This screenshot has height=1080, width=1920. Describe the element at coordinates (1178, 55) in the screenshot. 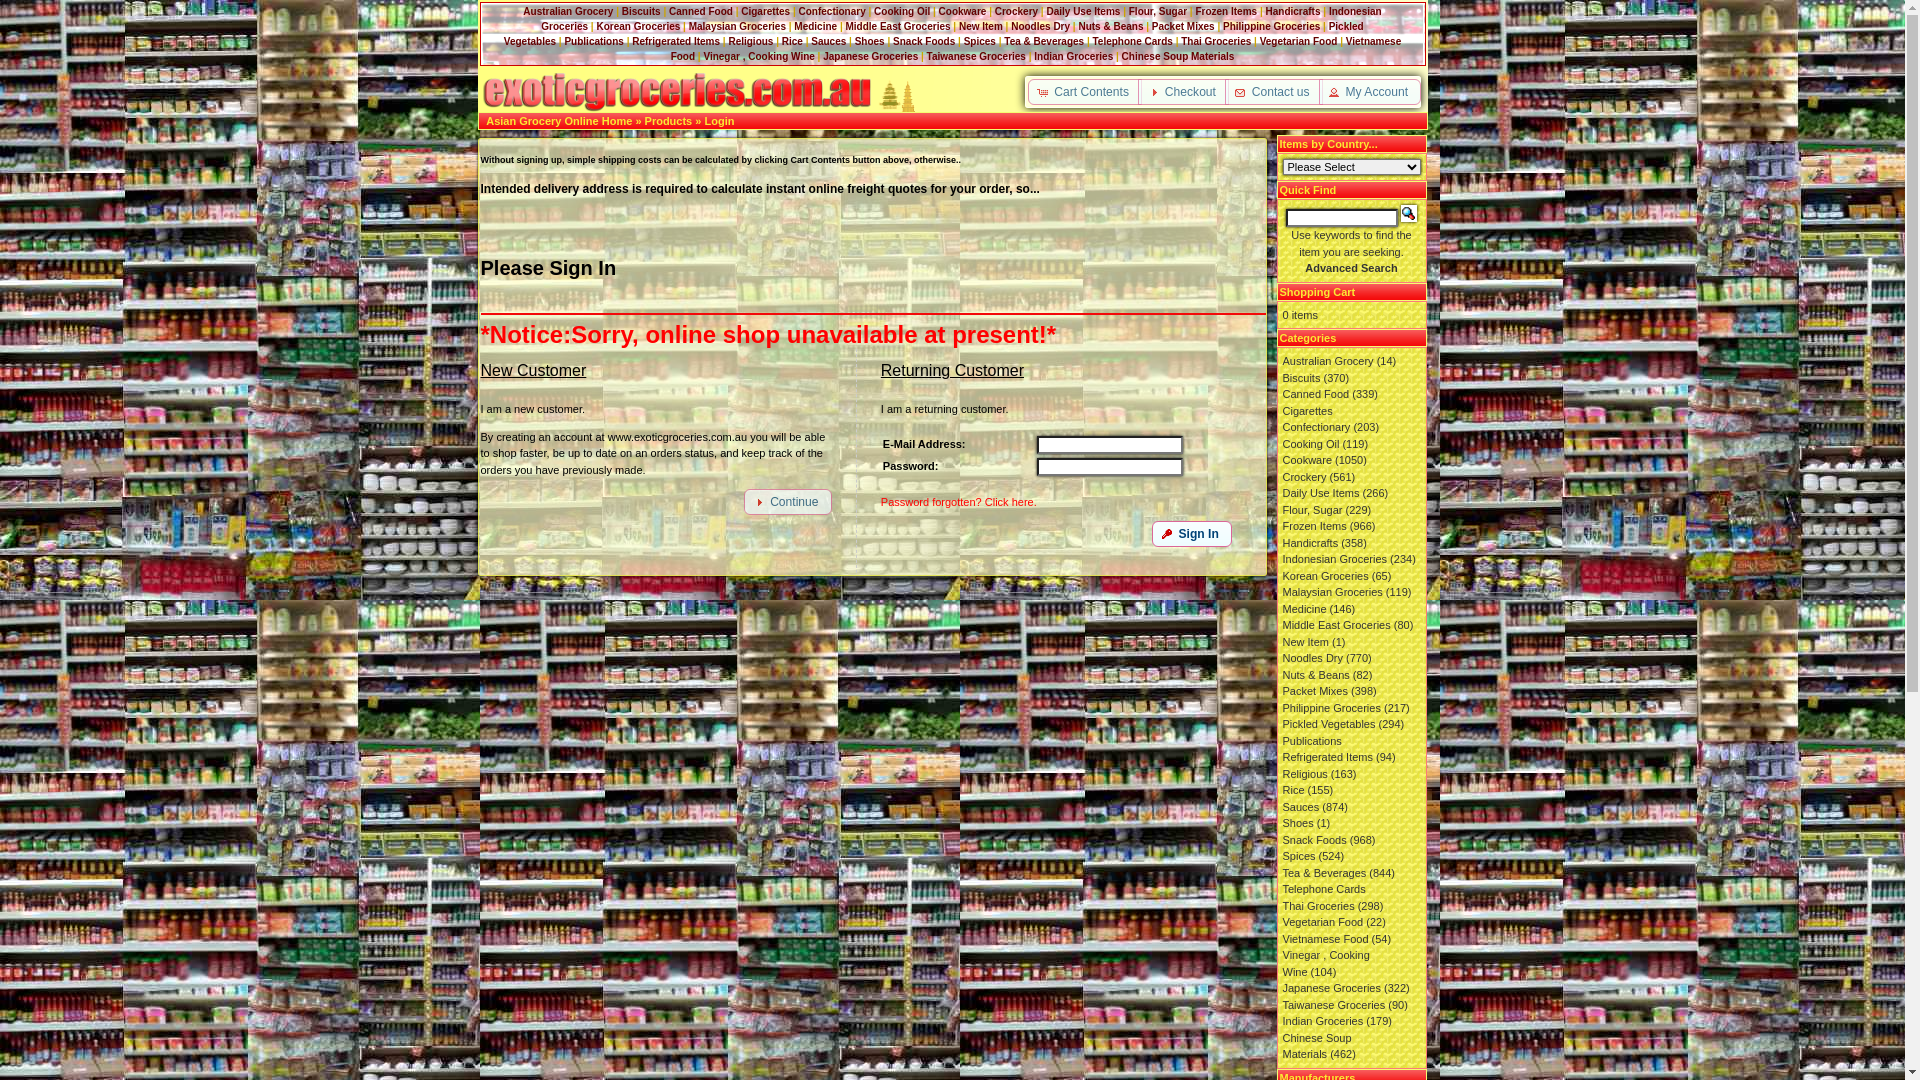

I see `'Chinese Soup Materials'` at that location.